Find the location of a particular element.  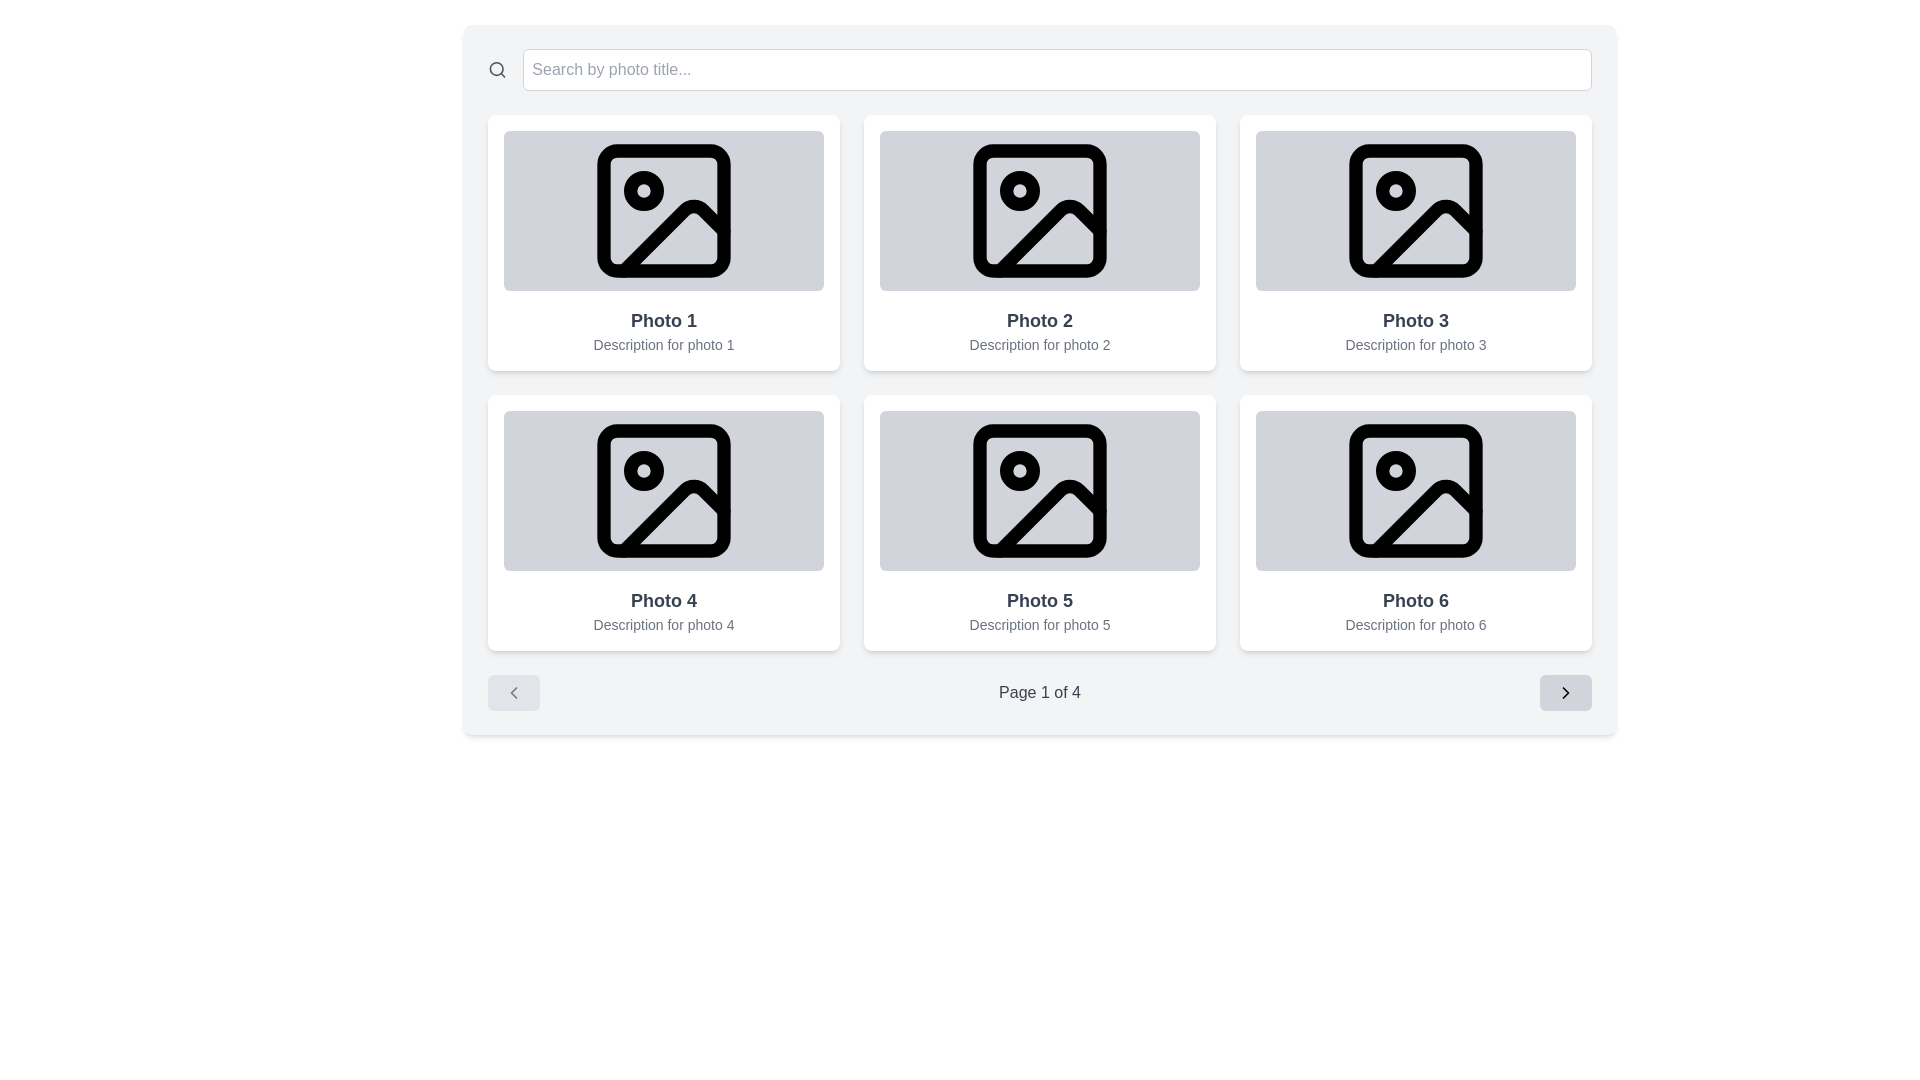

the text label indicating the current page ('1') out of a total of four pages in the pagination system, which is centrally positioned in the layout is located at coordinates (1040, 692).